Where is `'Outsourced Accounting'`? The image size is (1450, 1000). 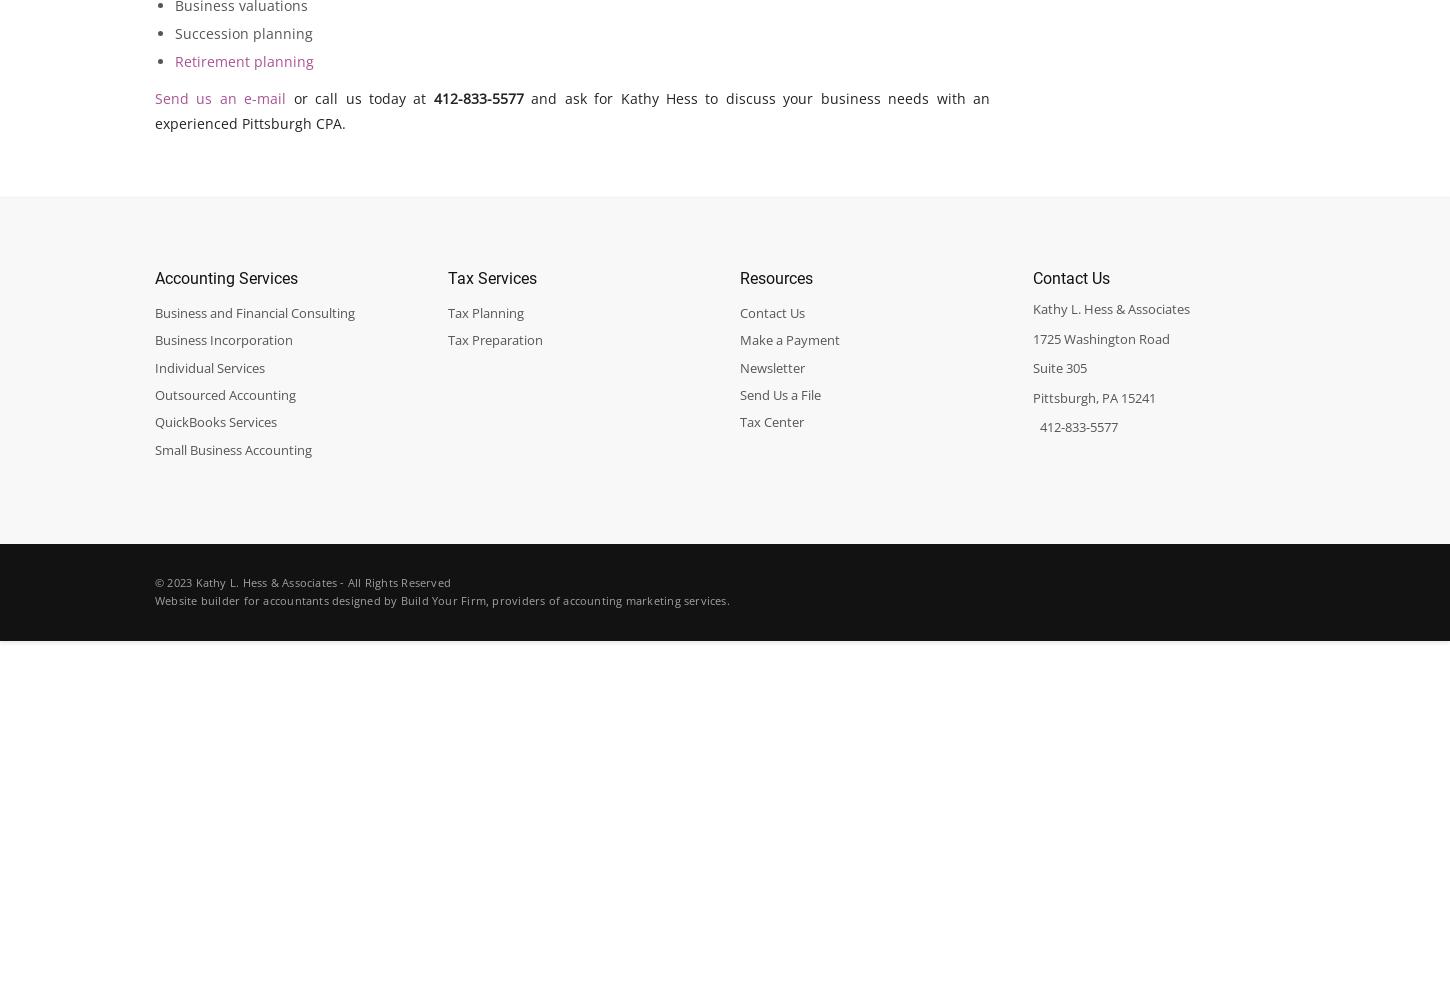 'Outsourced Accounting' is located at coordinates (224, 394).